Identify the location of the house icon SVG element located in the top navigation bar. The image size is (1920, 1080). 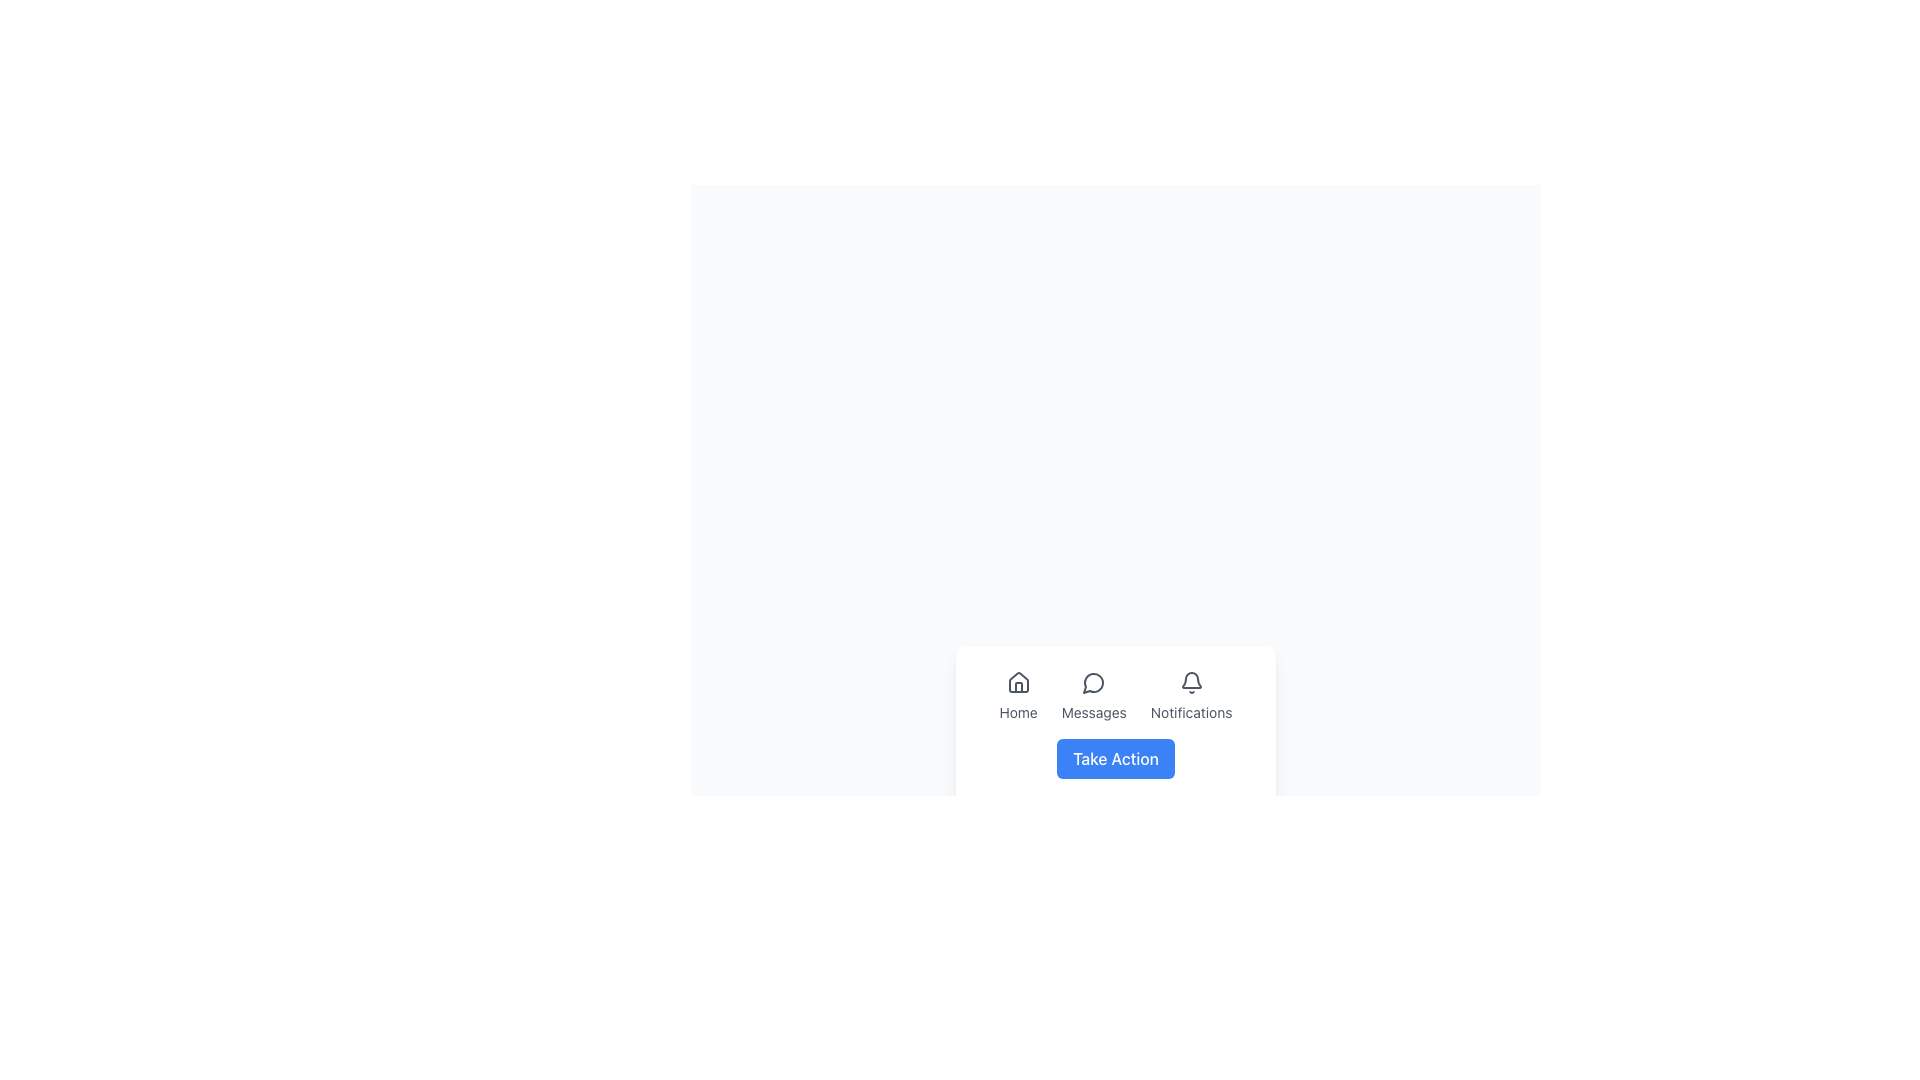
(1017, 681).